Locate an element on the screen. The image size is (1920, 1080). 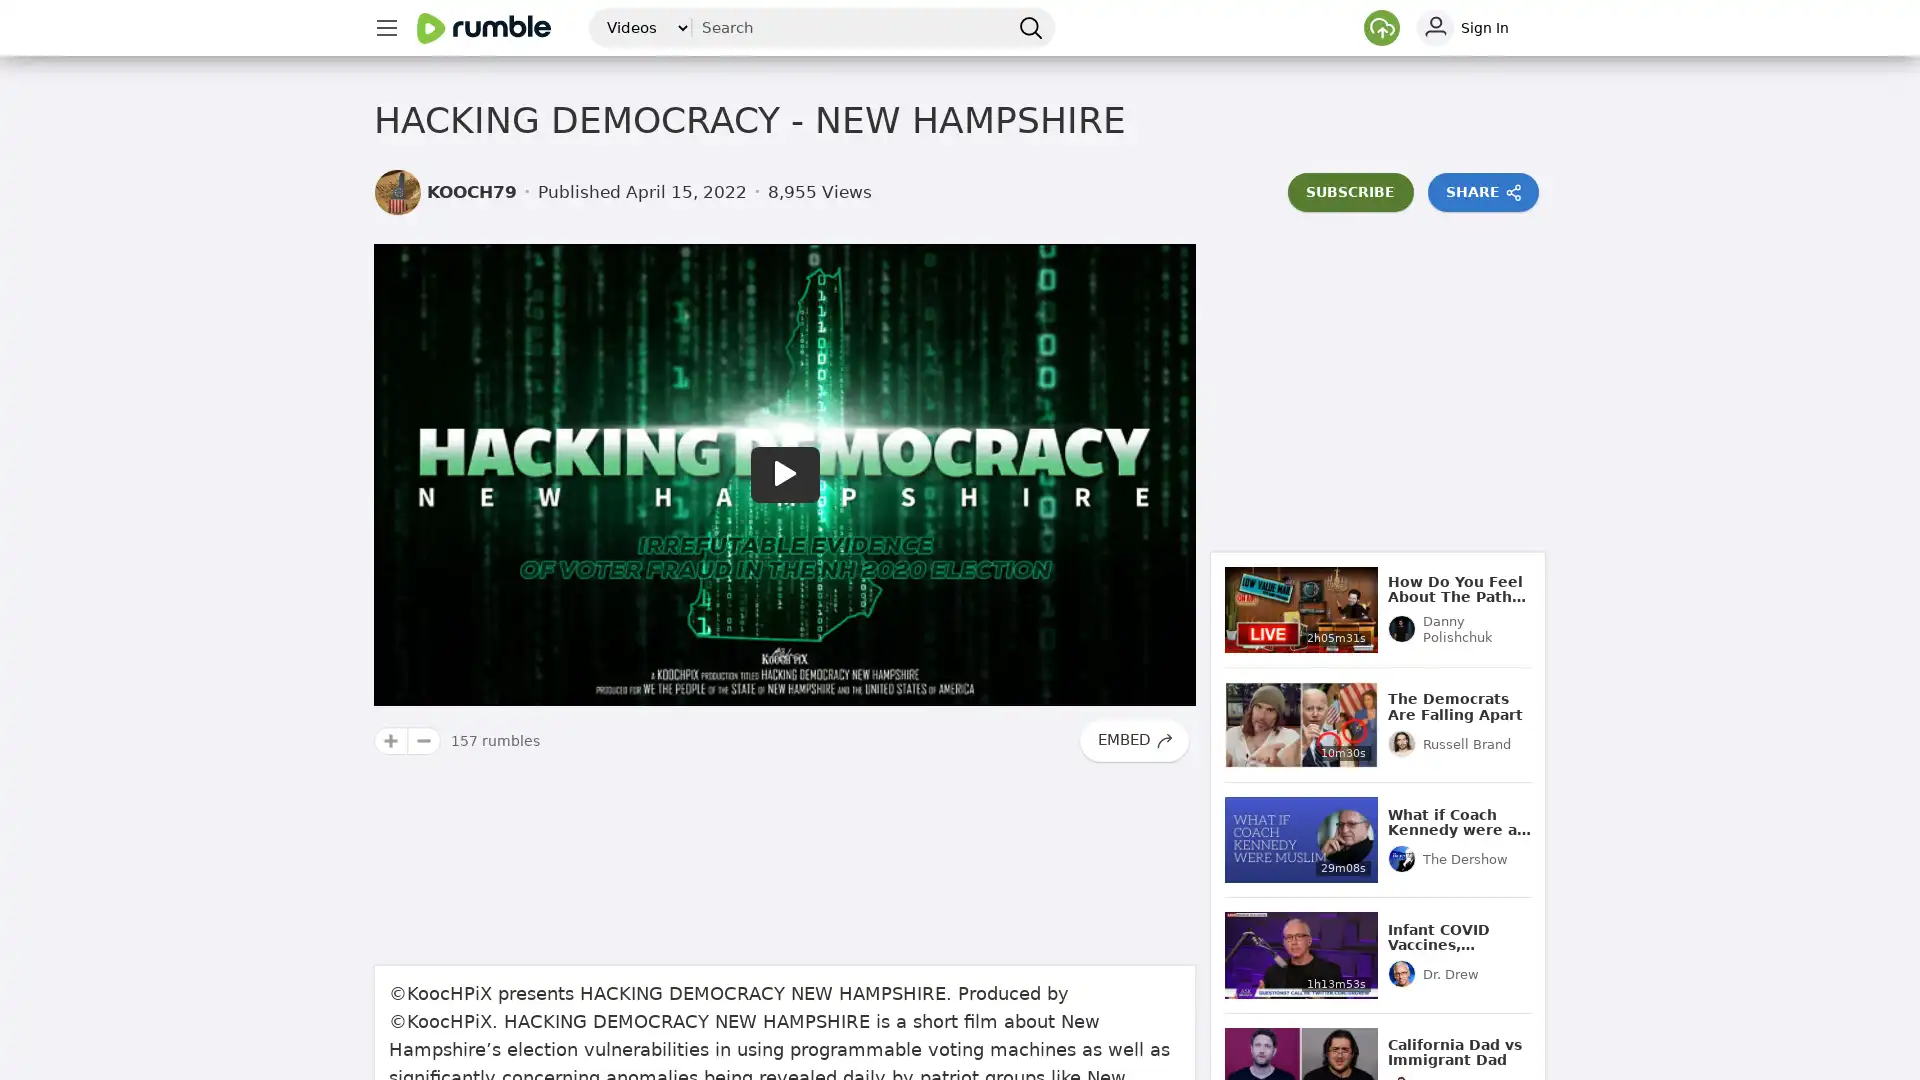
Rumbles up vote is located at coordinates (390, 740).